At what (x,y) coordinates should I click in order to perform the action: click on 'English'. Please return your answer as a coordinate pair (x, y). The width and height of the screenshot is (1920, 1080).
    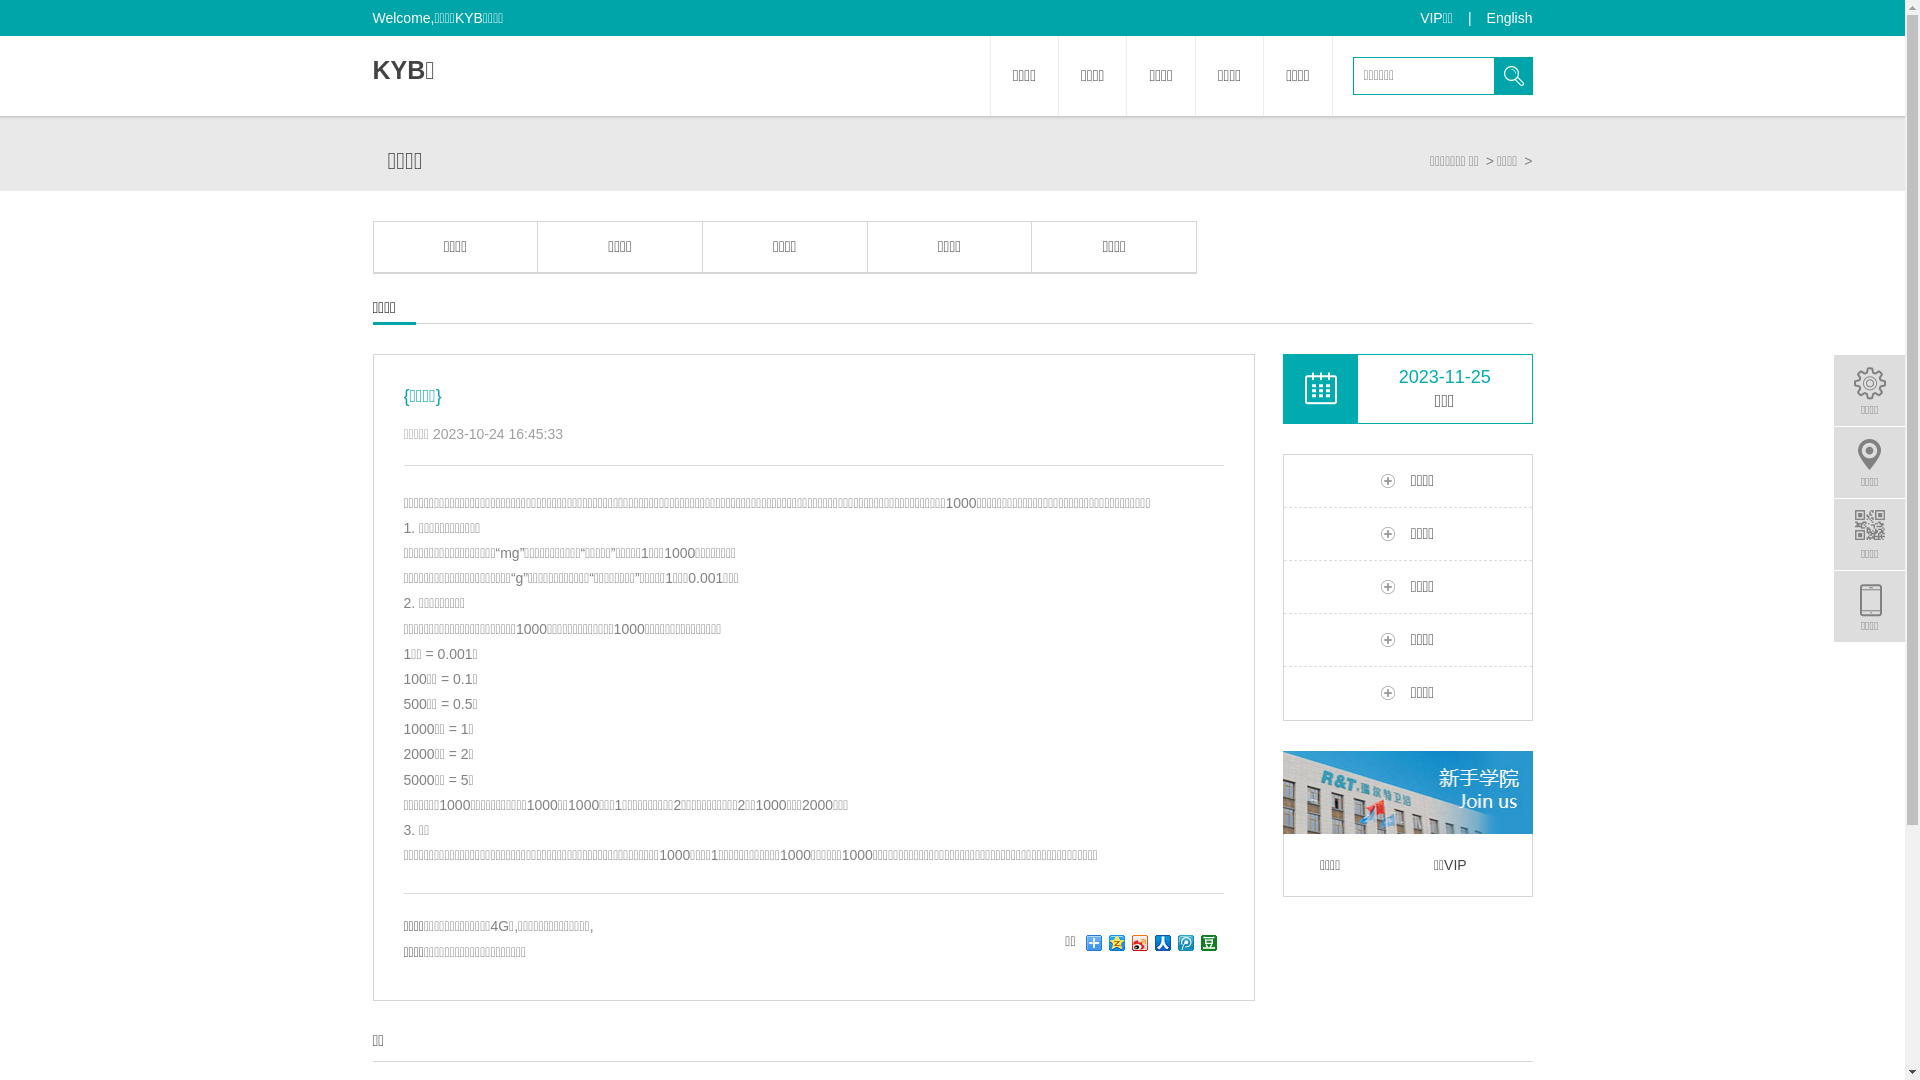
    Looking at the image, I should click on (1510, 18).